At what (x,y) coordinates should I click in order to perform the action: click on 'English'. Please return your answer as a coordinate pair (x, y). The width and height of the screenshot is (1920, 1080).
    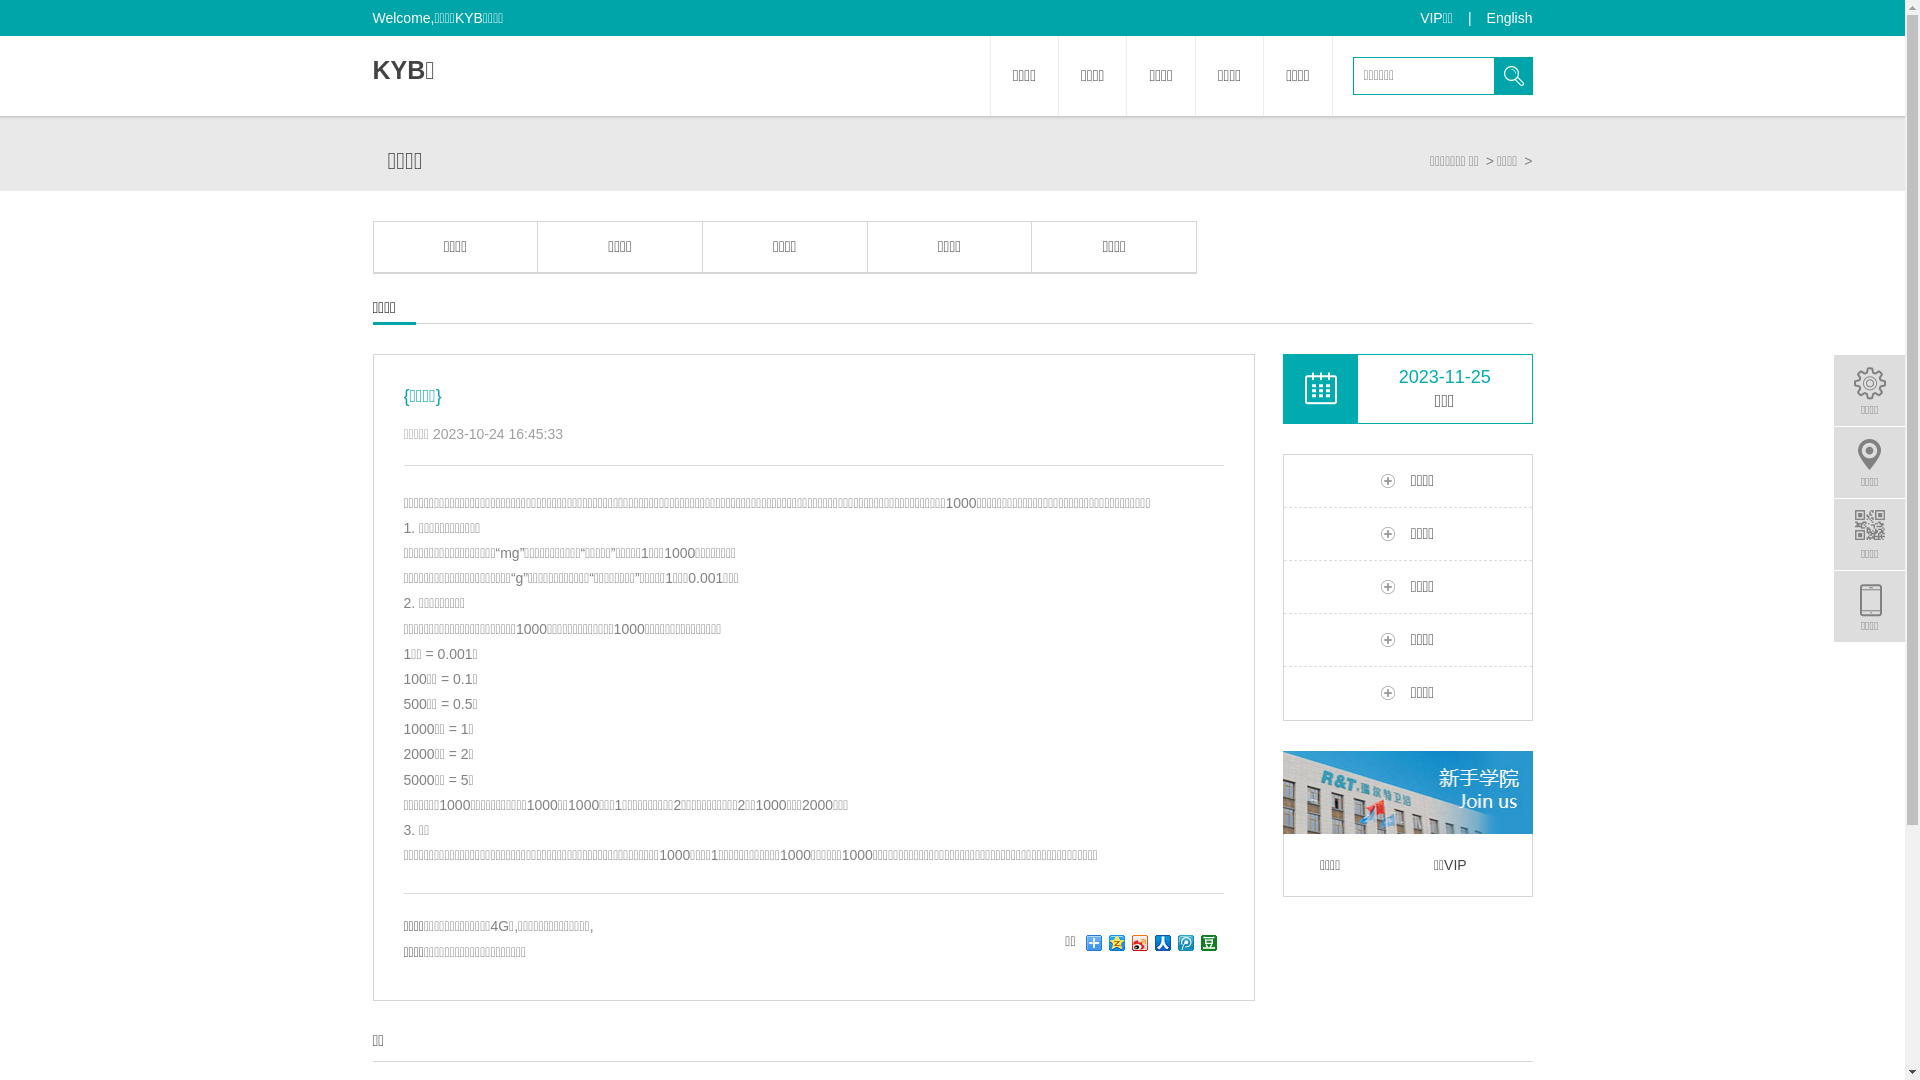
    Looking at the image, I should click on (1510, 18).